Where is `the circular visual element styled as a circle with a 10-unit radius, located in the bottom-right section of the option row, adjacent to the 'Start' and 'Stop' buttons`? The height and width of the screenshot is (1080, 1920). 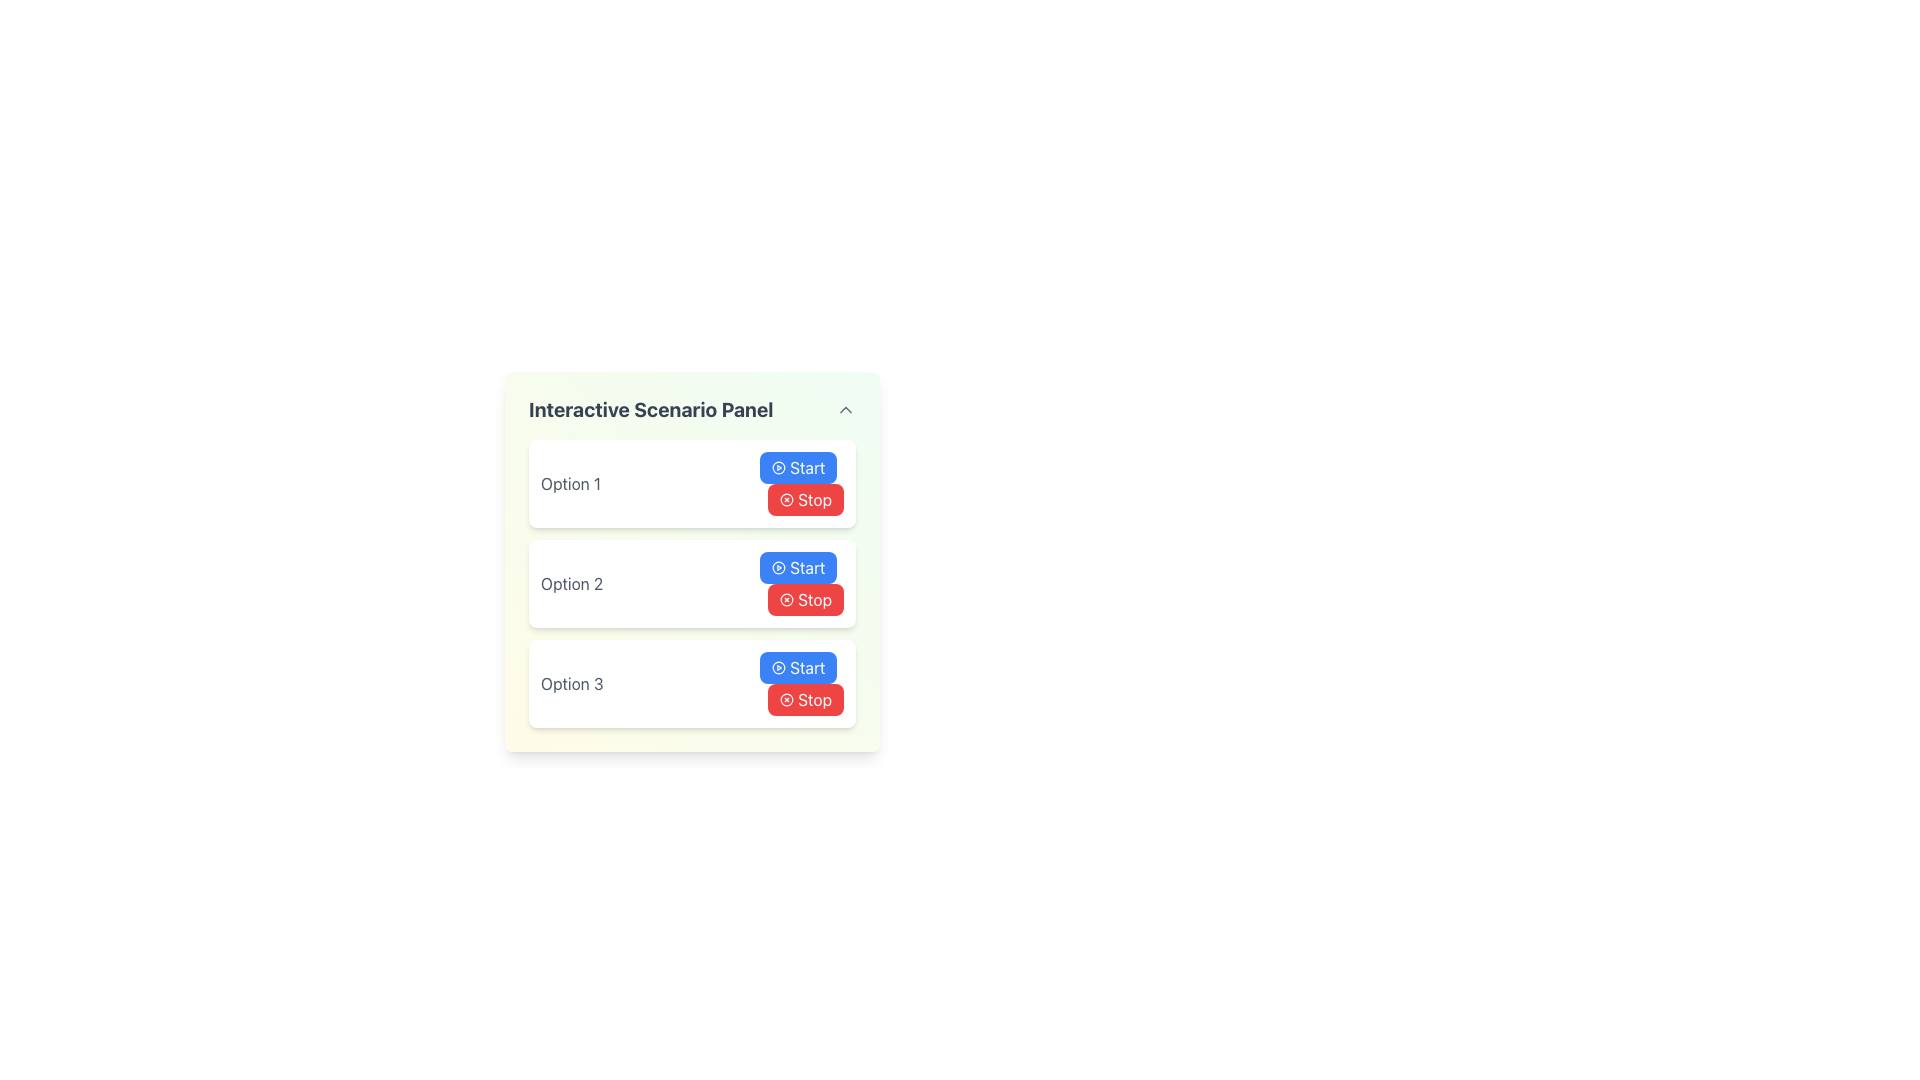
the circular visual element styled as a circle with a 10-unit radius, located in the bottom-right section of the option row, adjacent to the 'Start' and 'Stop' buttons is located at coordinates (778, 567).